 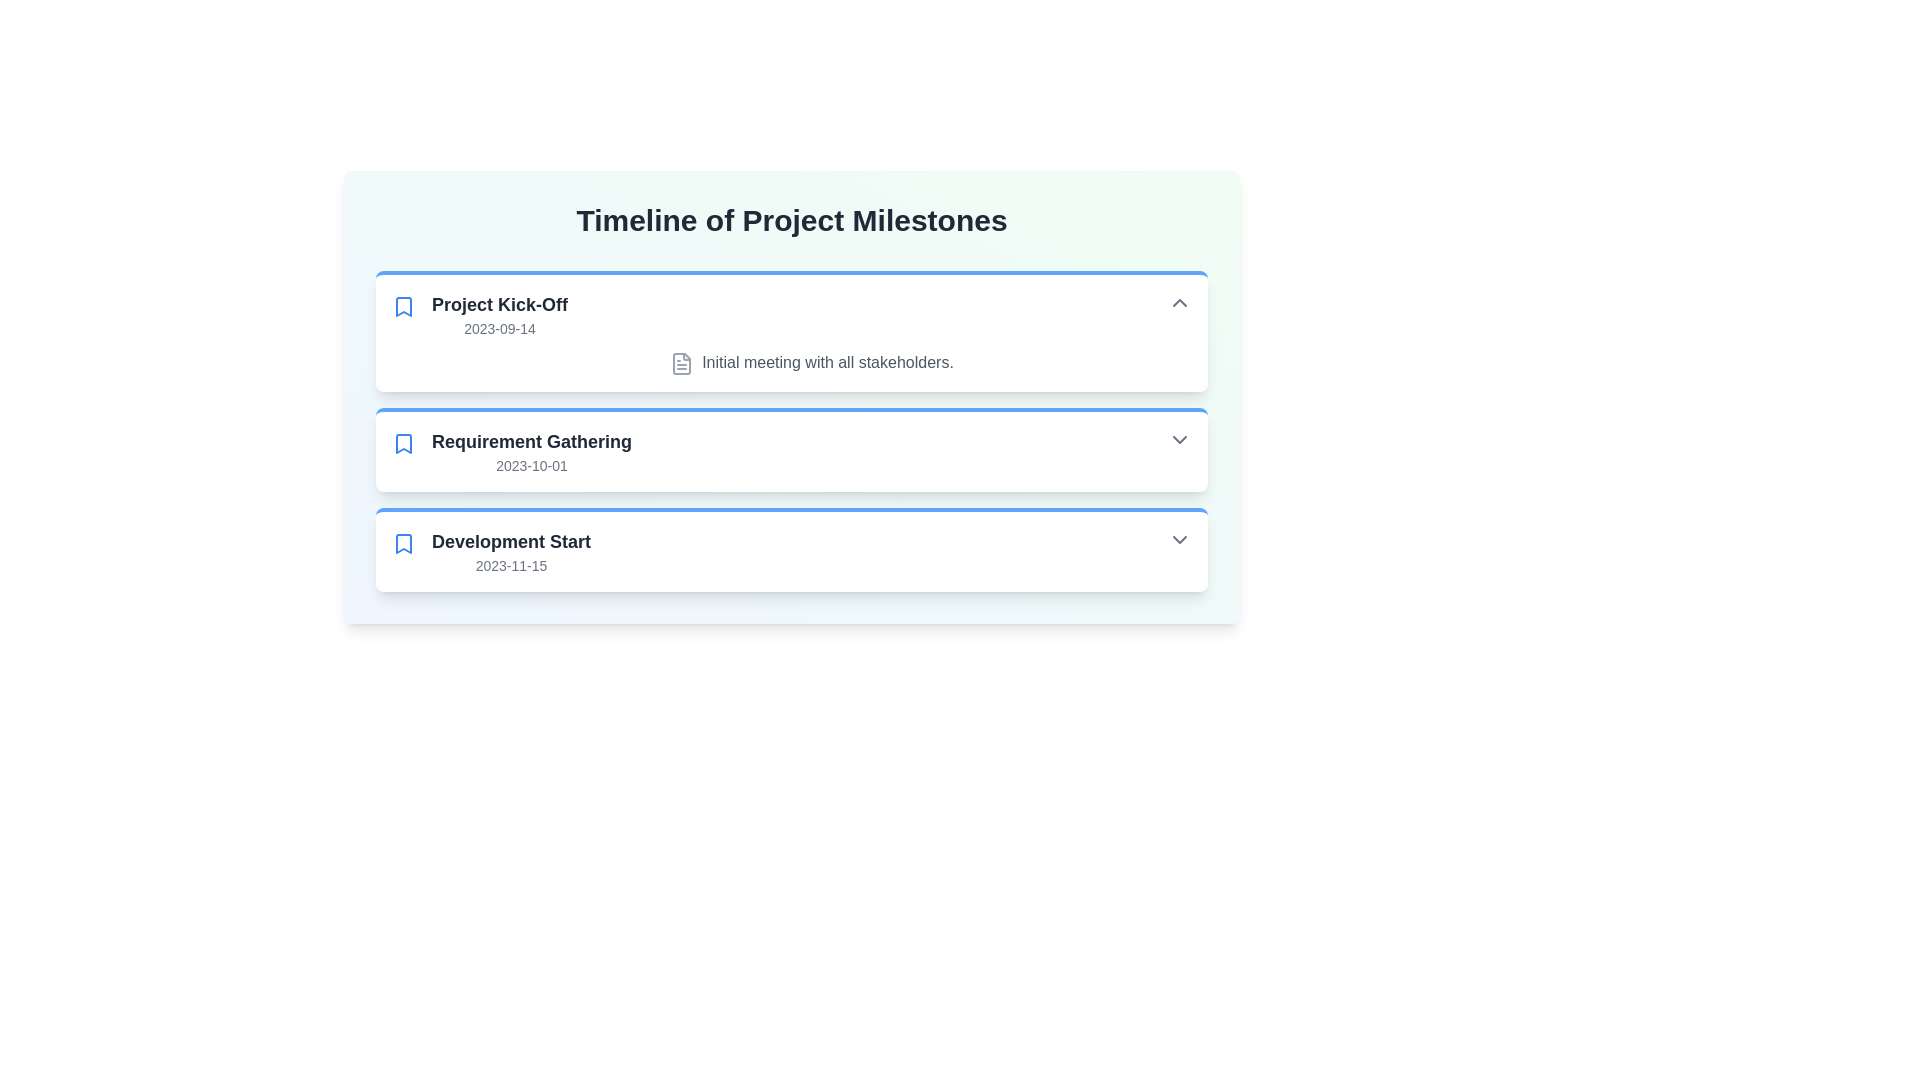 What do you see at coordinates (811, 451) in the screenshot?
I see `displayed milestone information of the second entry in the vertical list of project milestones, which shows a project milestone with its corresponding title and date` at bounding box center [811, 451].